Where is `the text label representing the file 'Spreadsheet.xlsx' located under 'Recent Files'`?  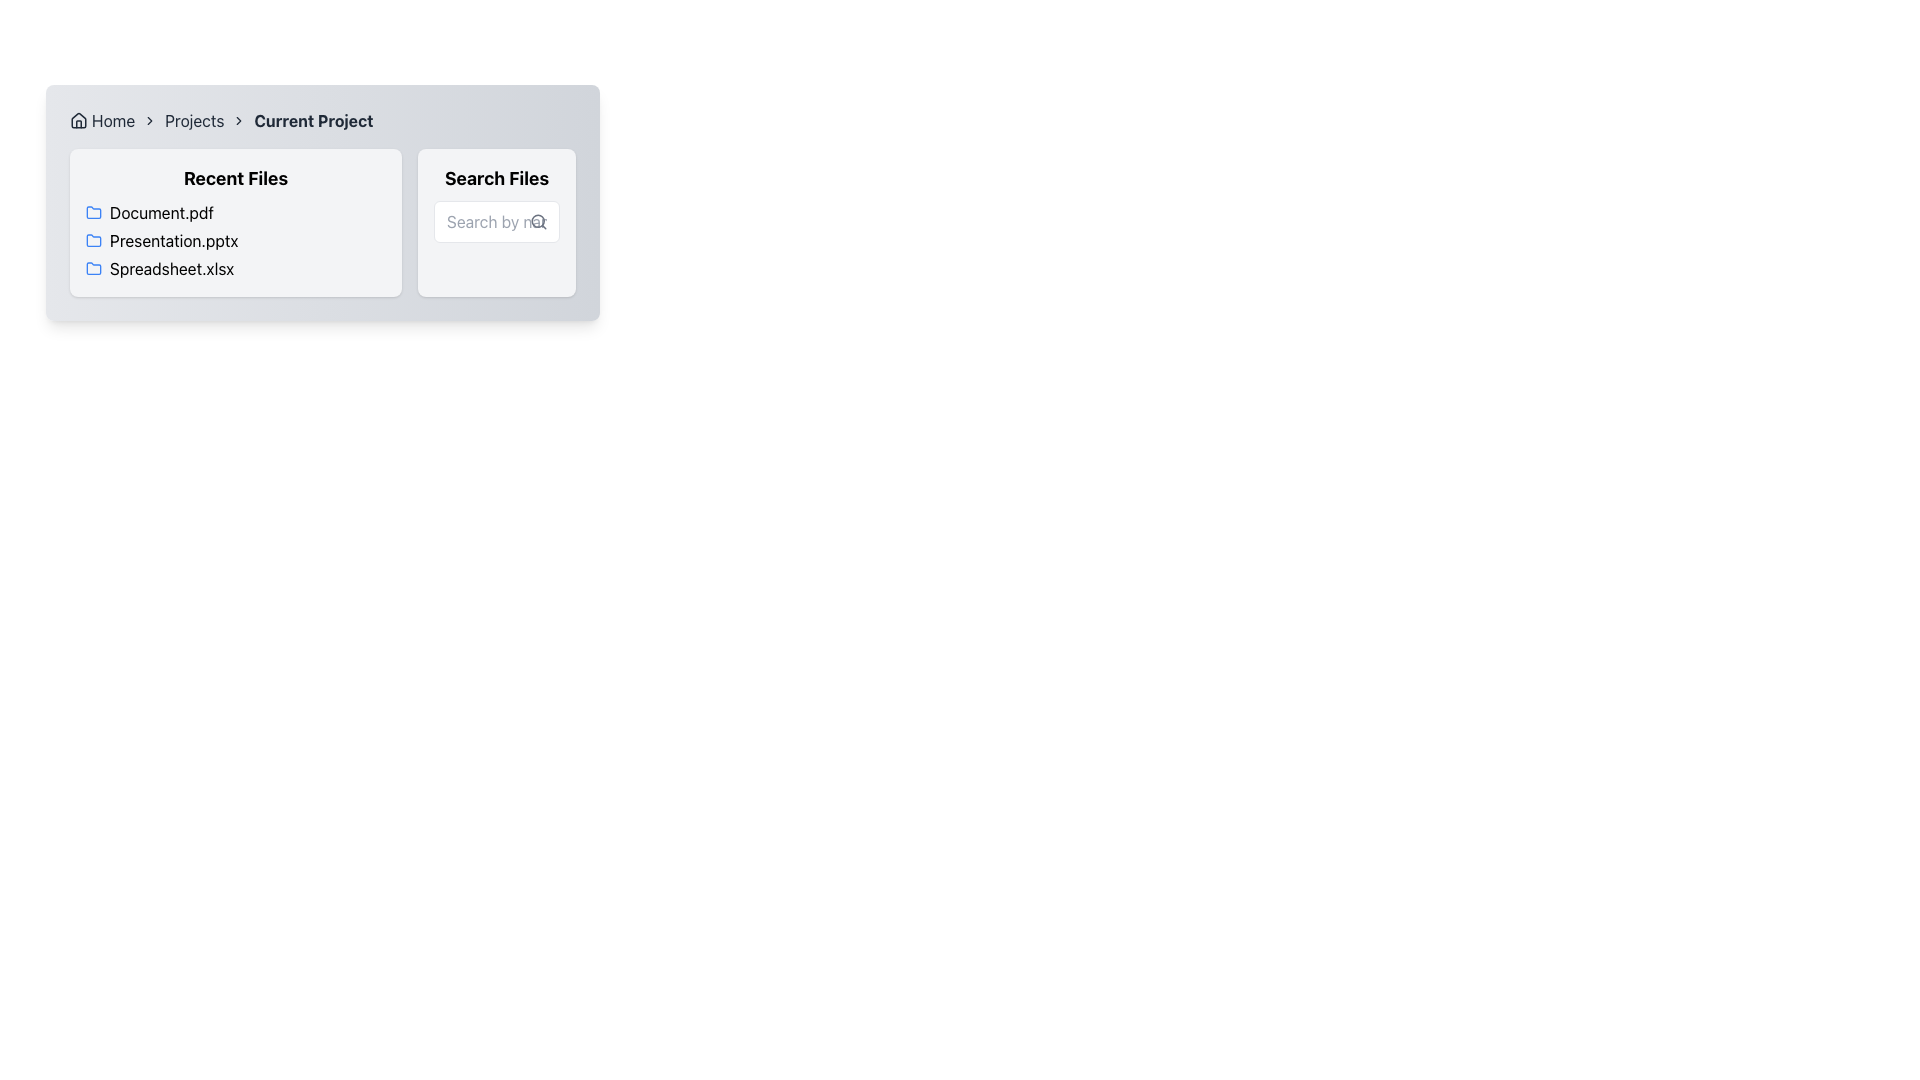 the text label representing the file 'Spreadsheet.xlsx' located under 'Recent Files' is located at coordinates (172, 268).